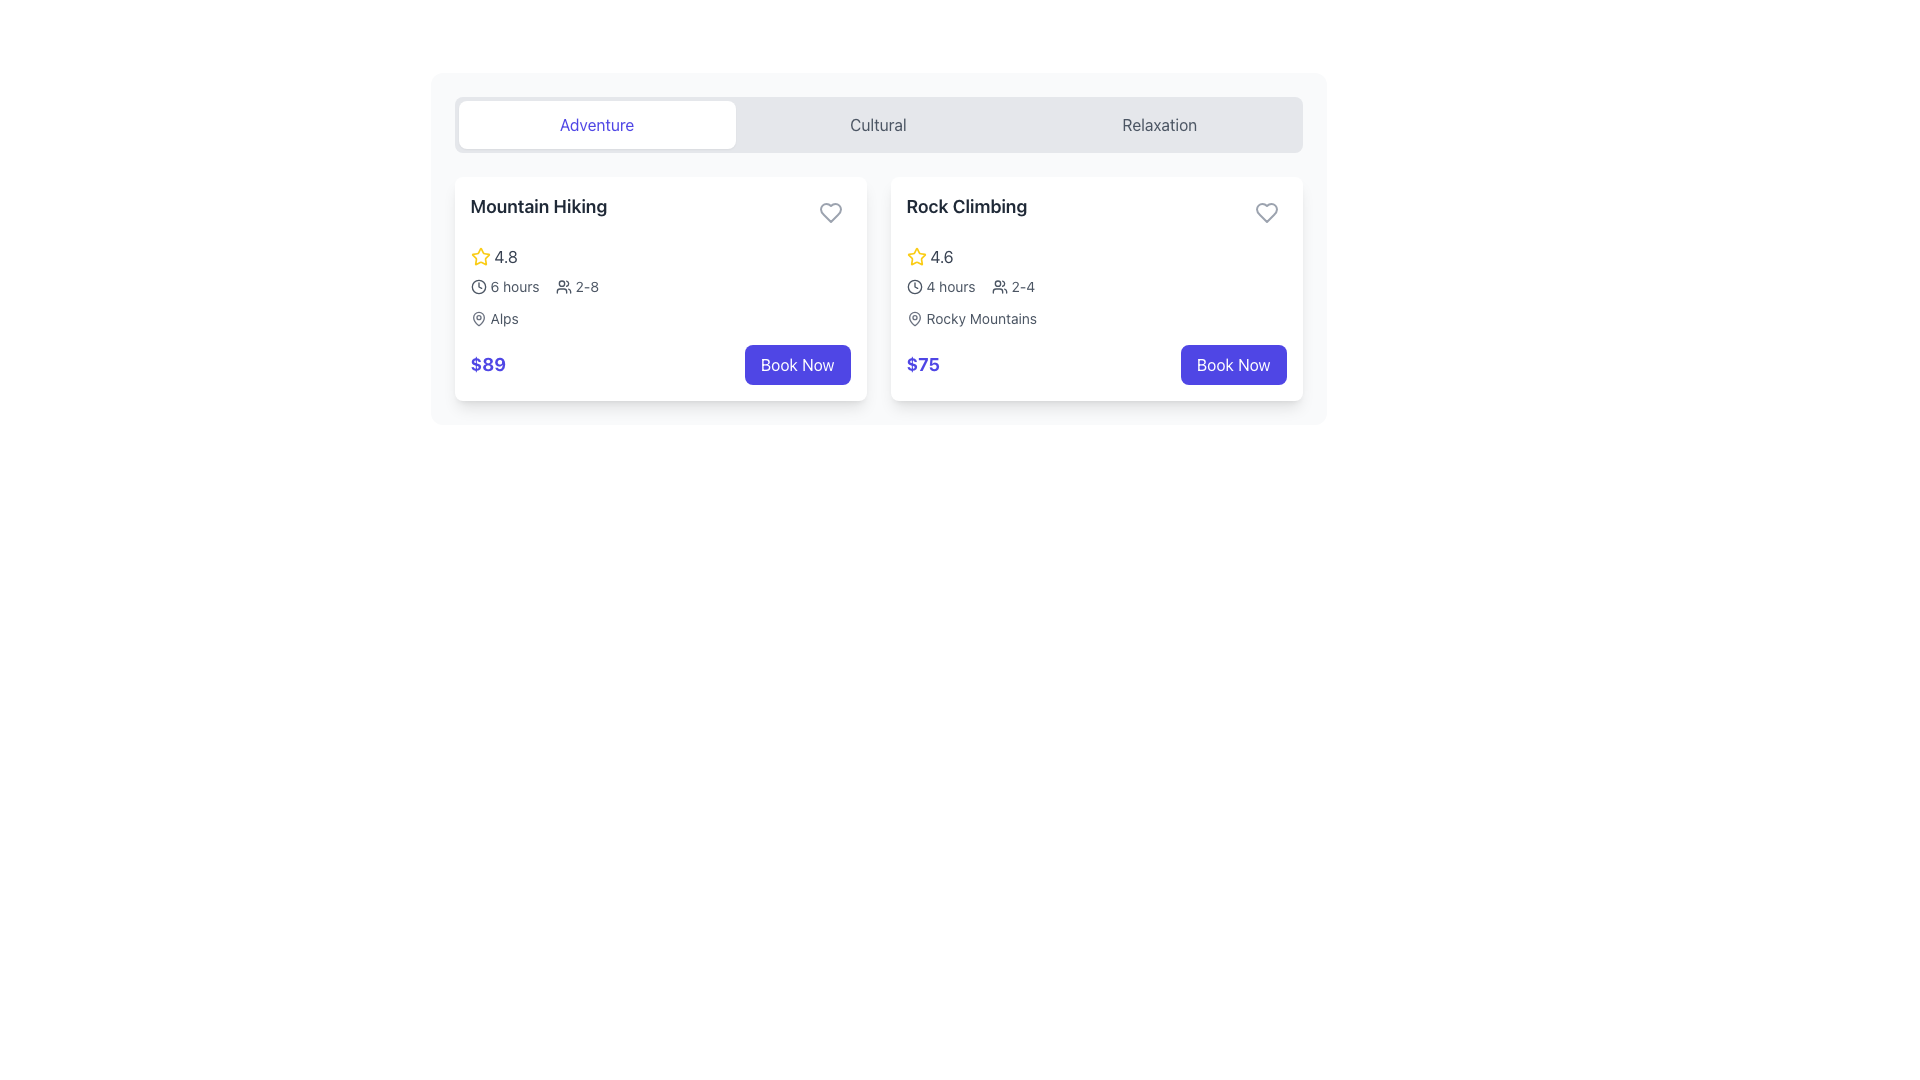 The height and width of the screenshot is (1080, 1920). What do you see at coordinates (949, 286) in the screenshot?
I see `the text label displaying '4 hours' located next to the clock icon in the card titled 'Rock Climbing'` at bounding box center [949, 286].